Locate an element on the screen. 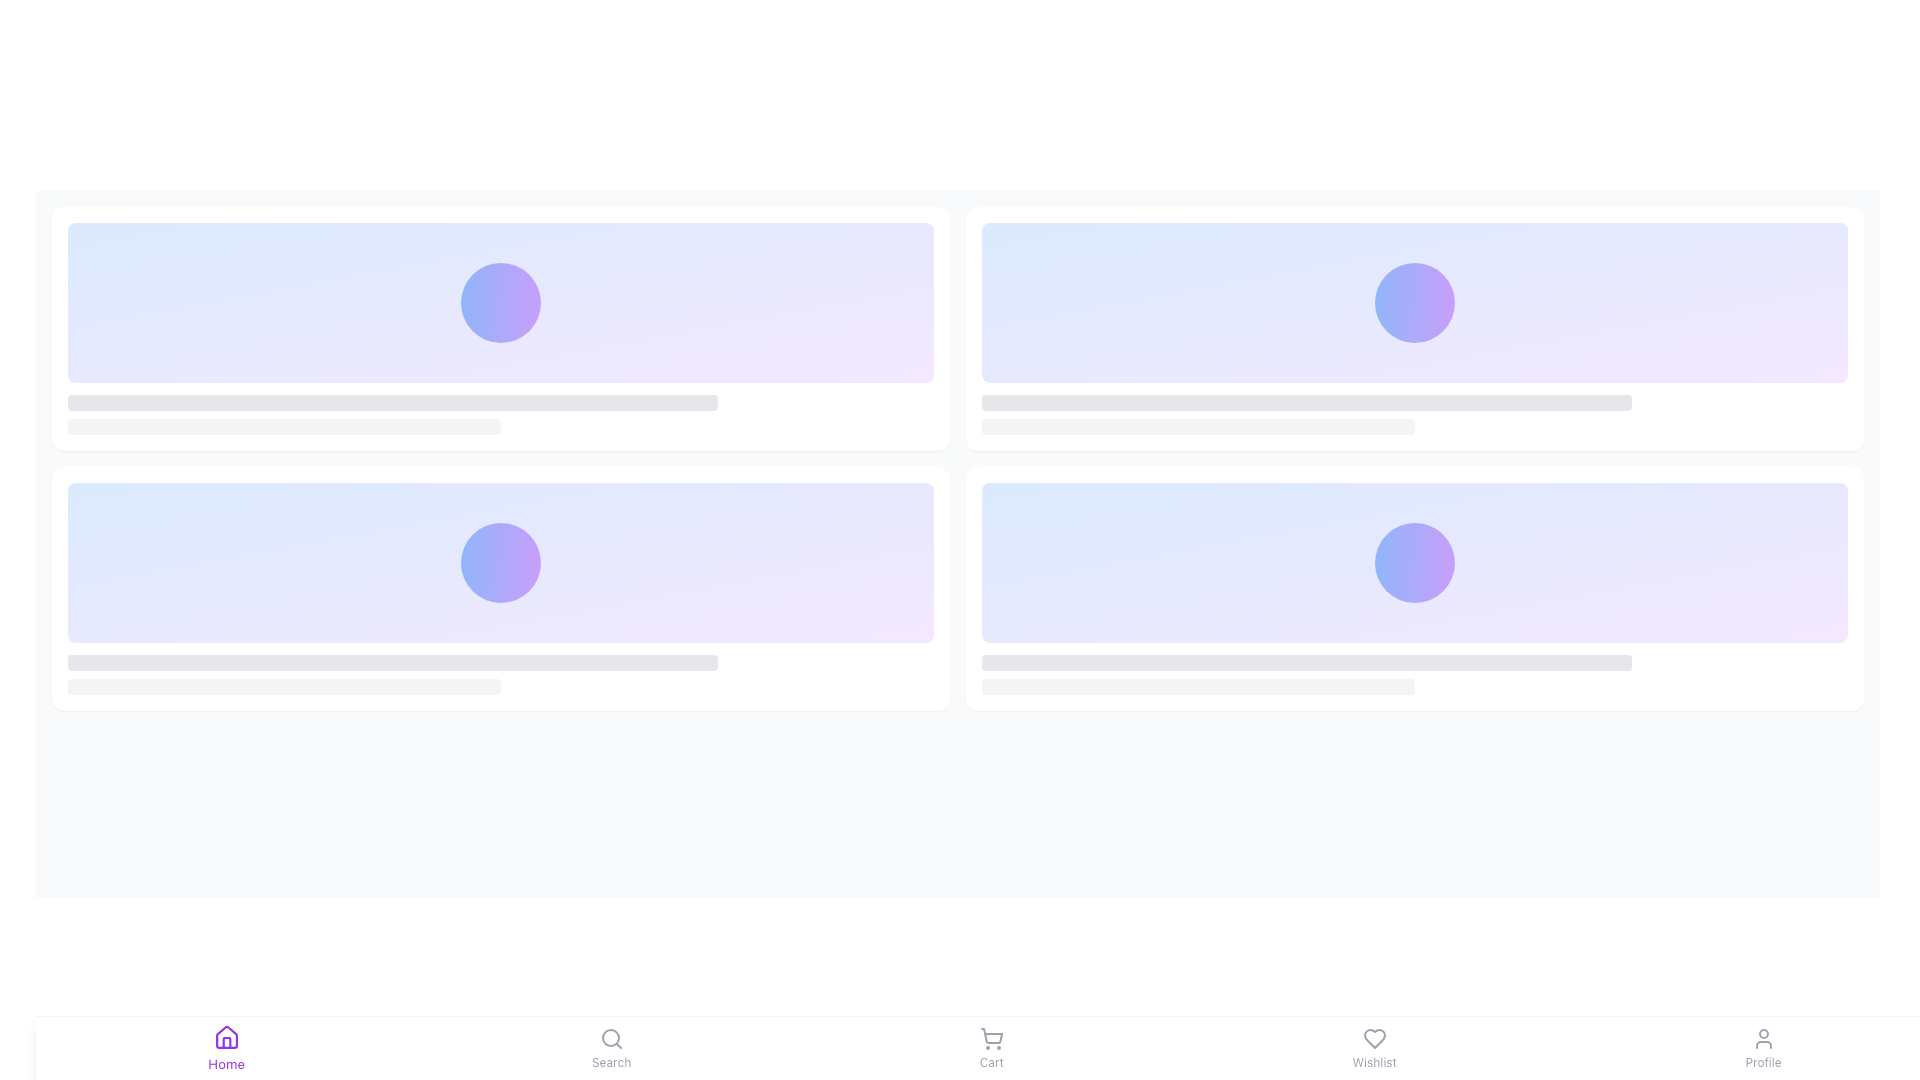 The image size is (1920, 1080). the decorative section that serves as a placeholder within the second card of a vertically stacked list, which is aligned in the center horizontally and occupies most of the card's space is located at coordinates (500, 563).